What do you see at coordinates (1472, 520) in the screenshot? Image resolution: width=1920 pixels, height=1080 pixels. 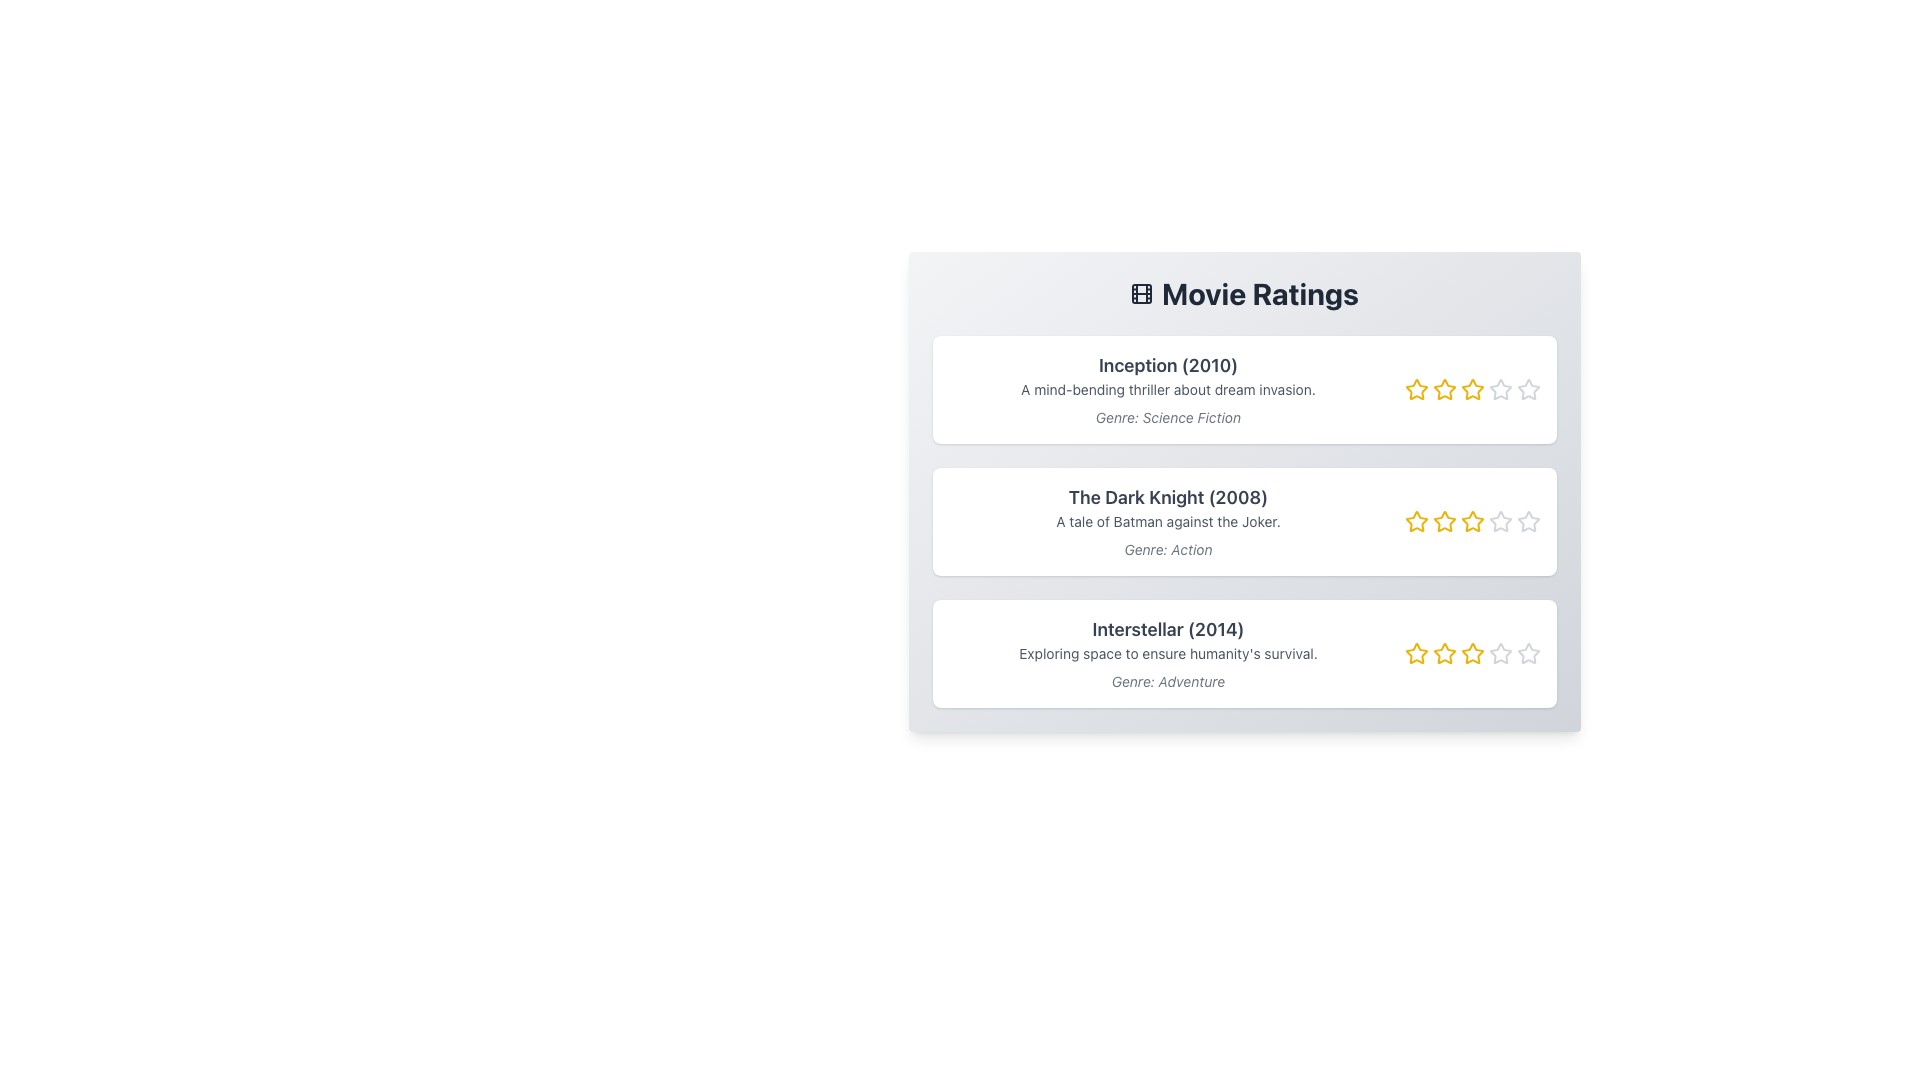 I see `the third star icon in the rating row for the movie 'The Dark Knight (2008)'` at bounding box center [1472, 520].